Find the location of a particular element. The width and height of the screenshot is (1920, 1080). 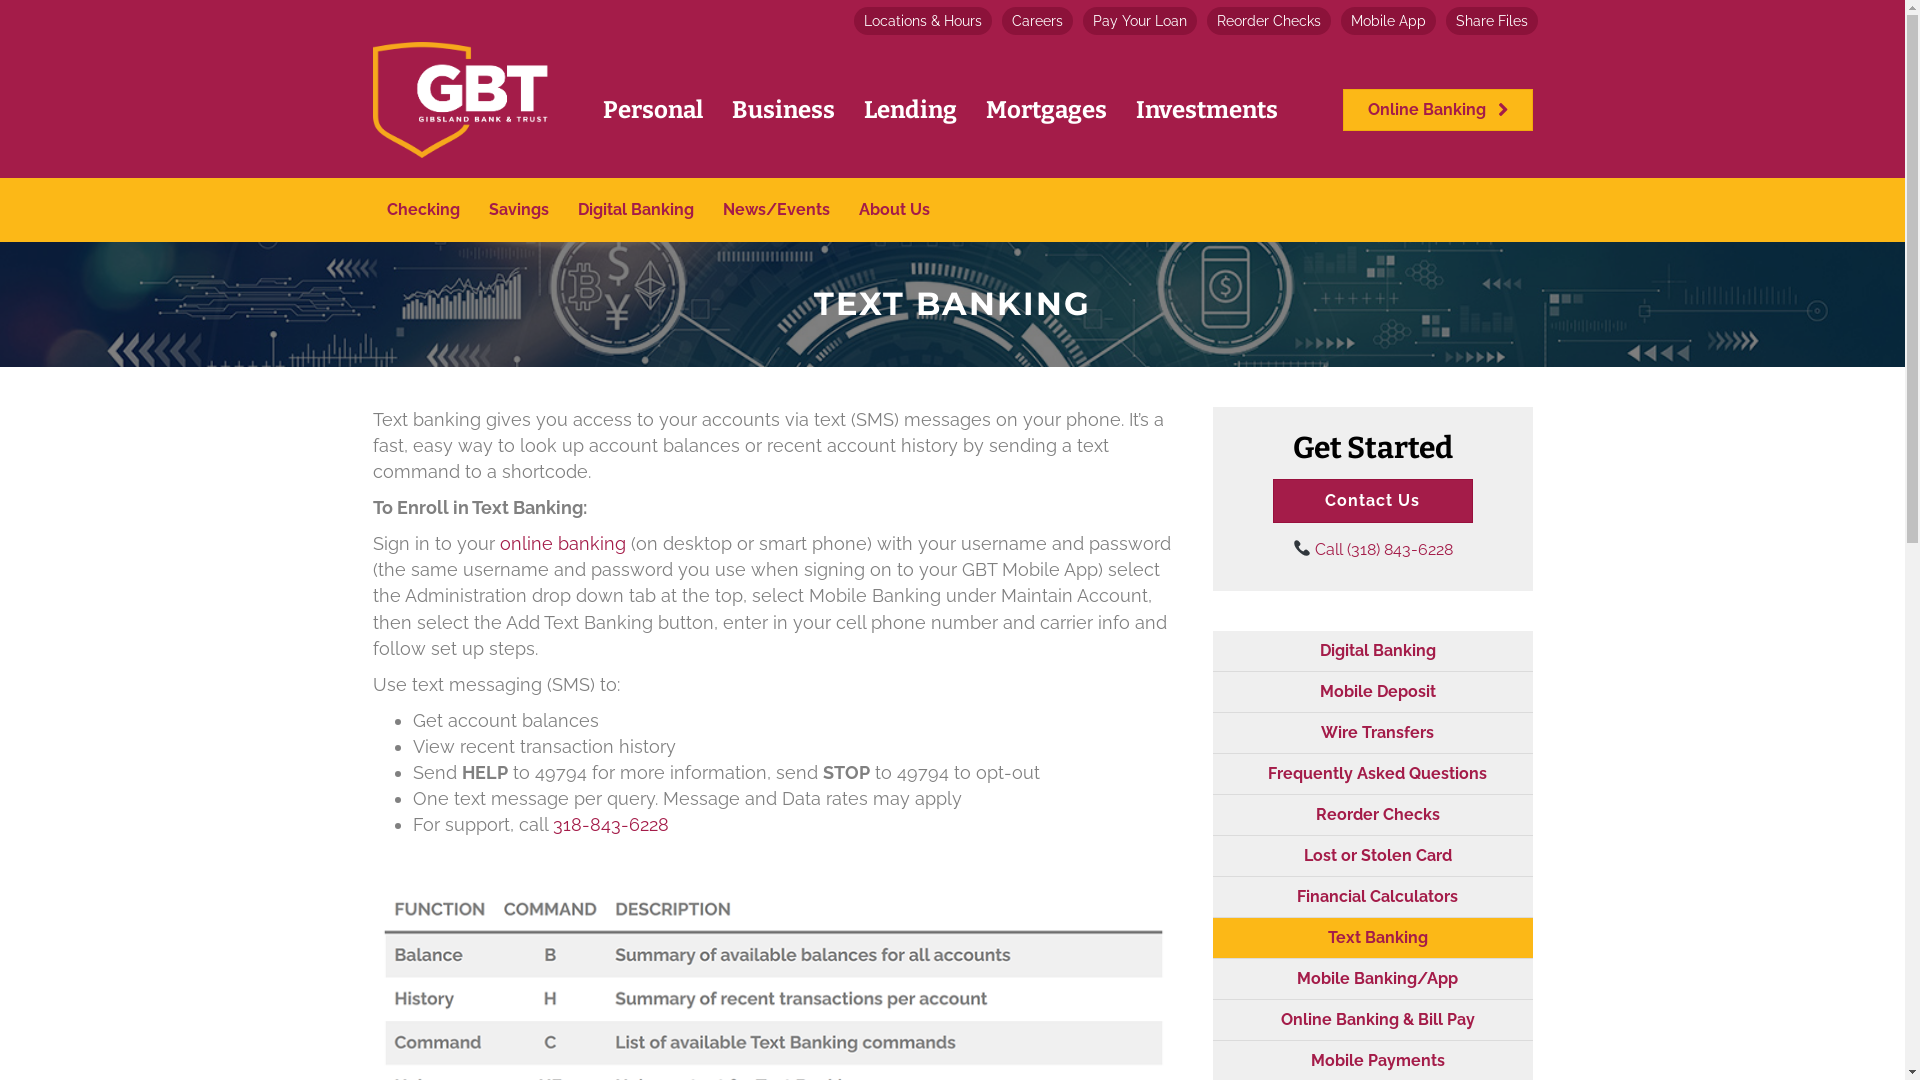

'Mobile App' is located at coordinates (1386, 20).